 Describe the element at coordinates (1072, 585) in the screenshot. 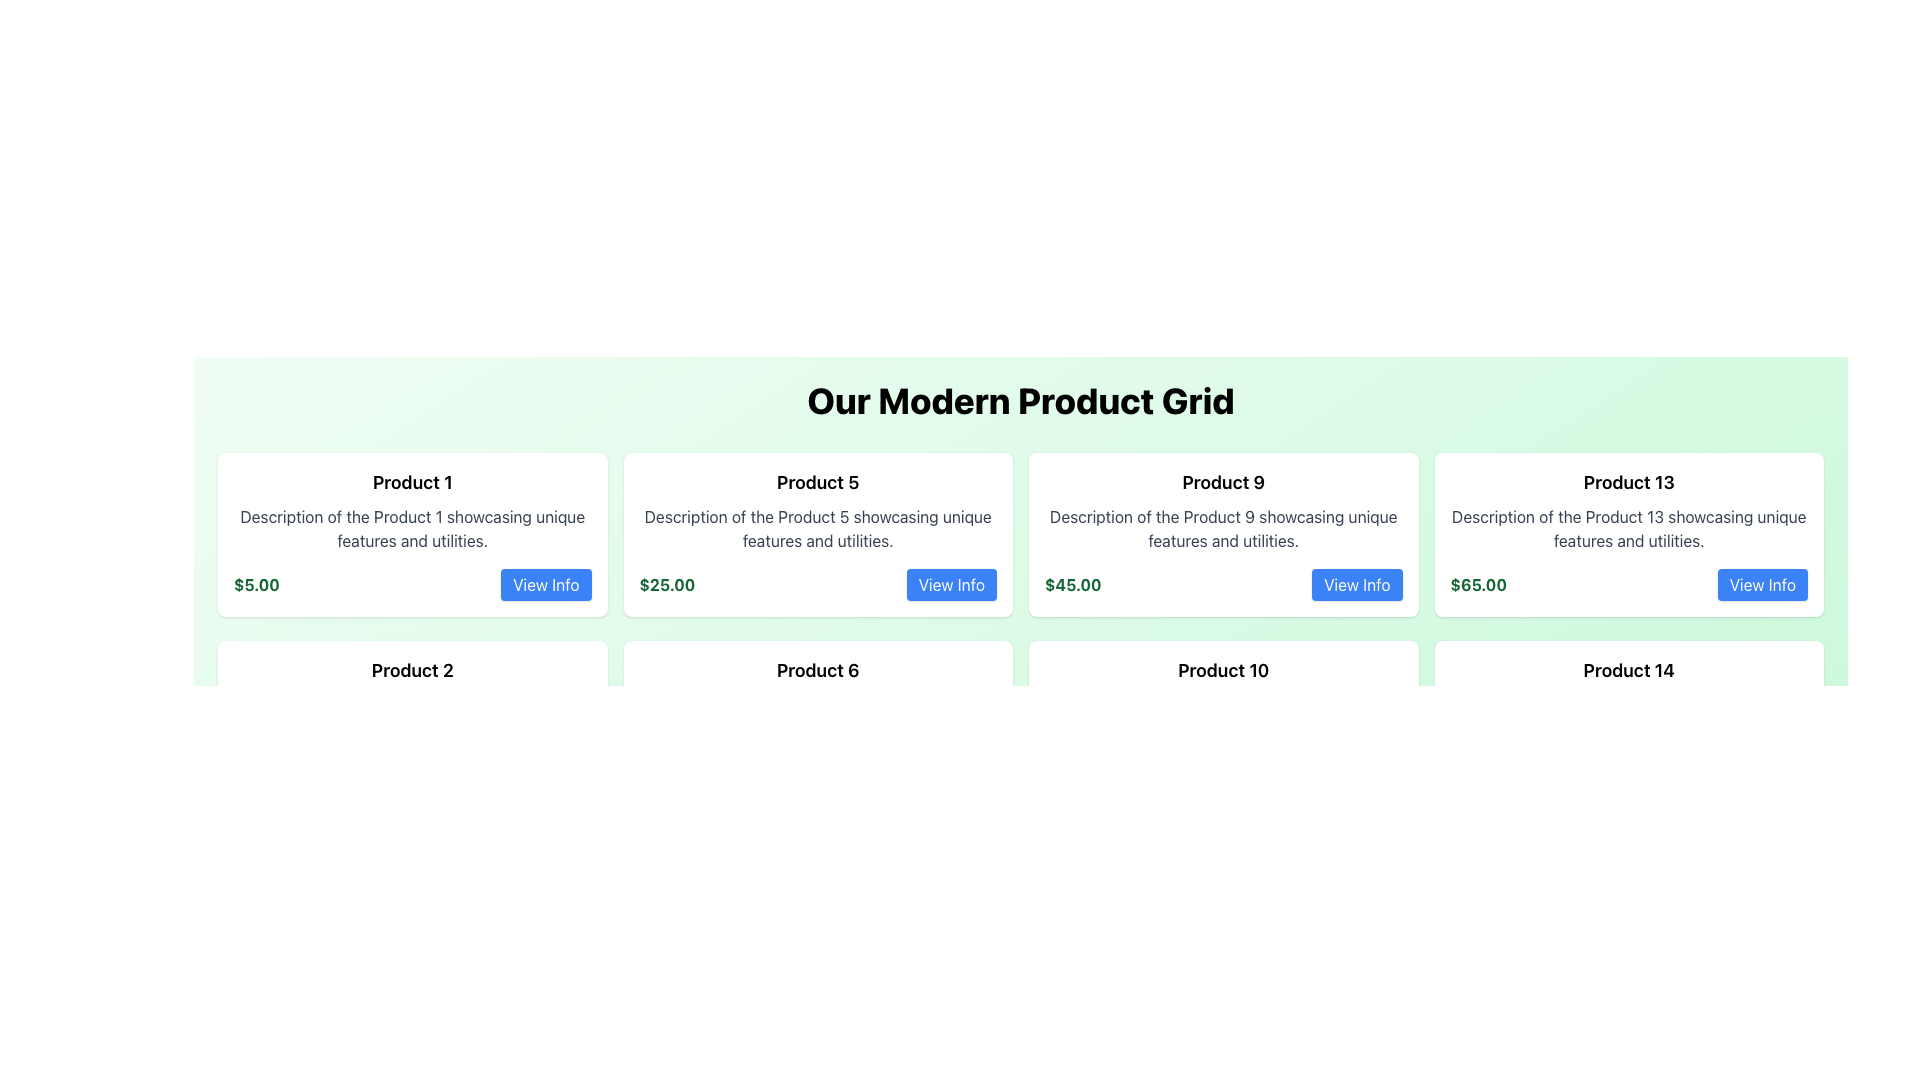

I see `price information displayed as '$45.00' in bold green text located within the information card of 'Product 9', which is below the product description and to the left of the 'View Info' button` at that location.